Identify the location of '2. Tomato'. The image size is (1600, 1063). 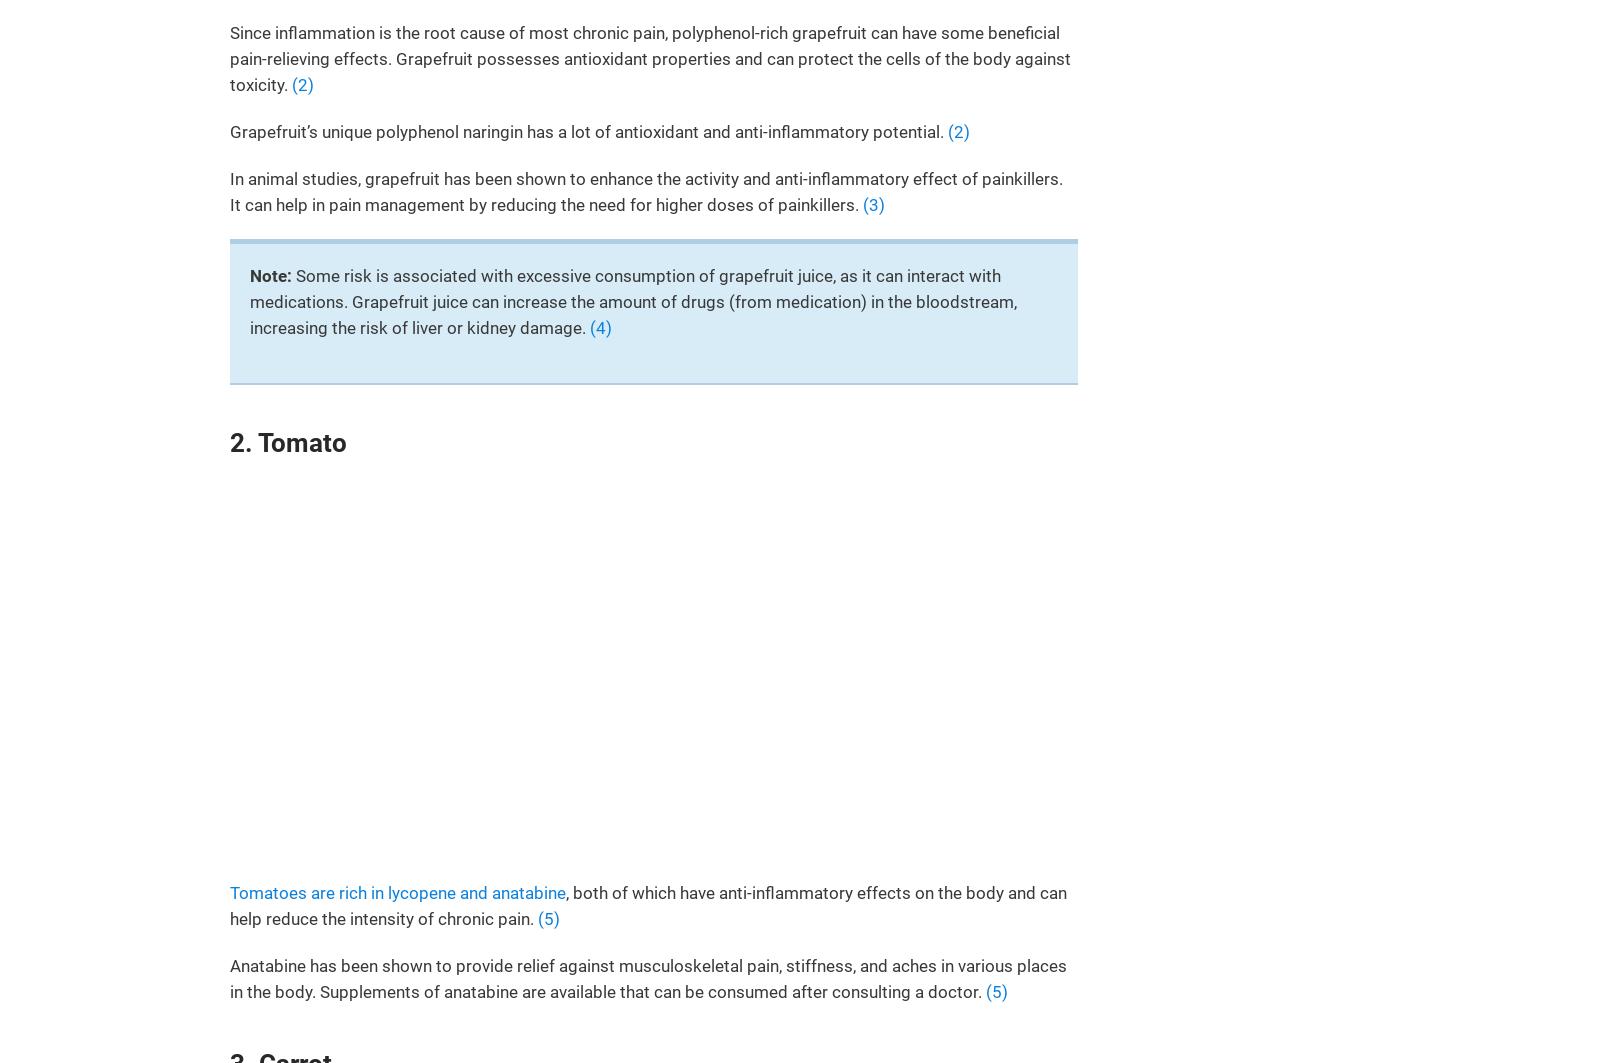
(229, 441).